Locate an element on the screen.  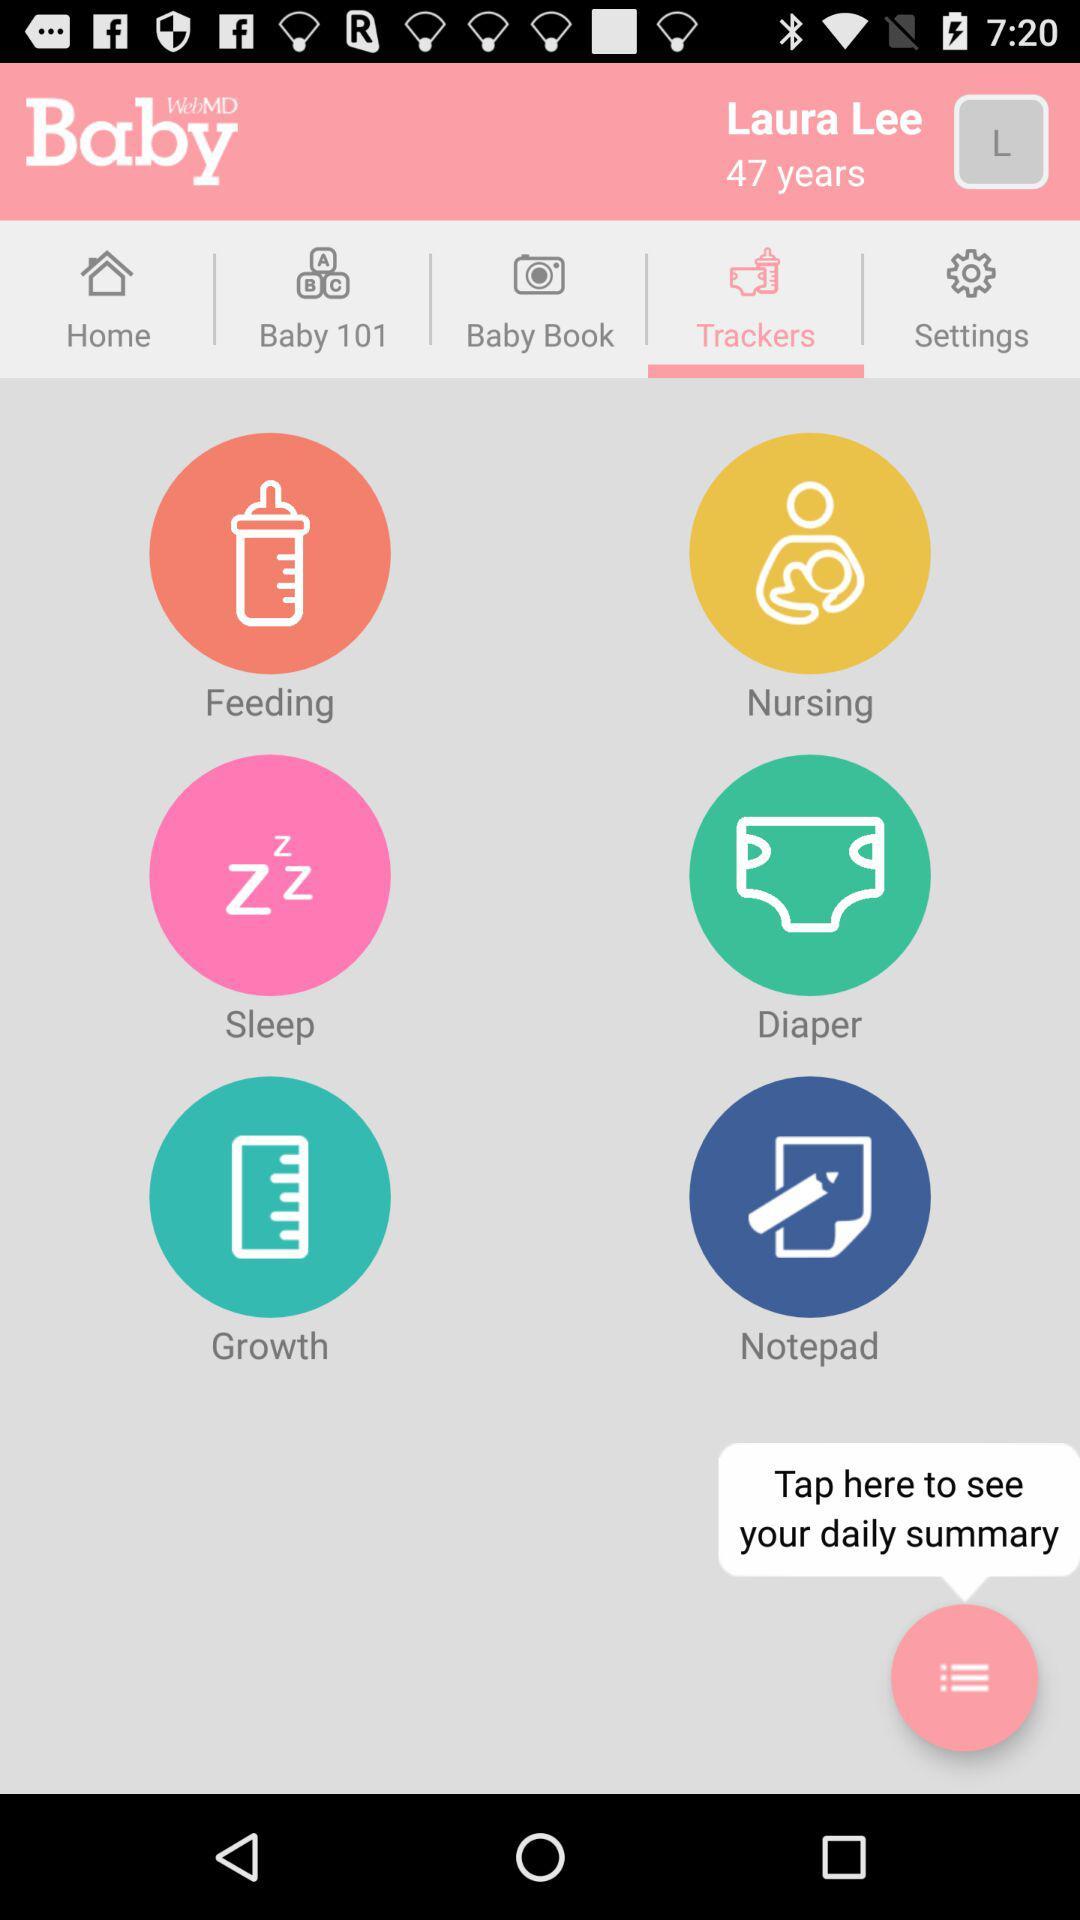
summary is located at coordinates (963, 1677).